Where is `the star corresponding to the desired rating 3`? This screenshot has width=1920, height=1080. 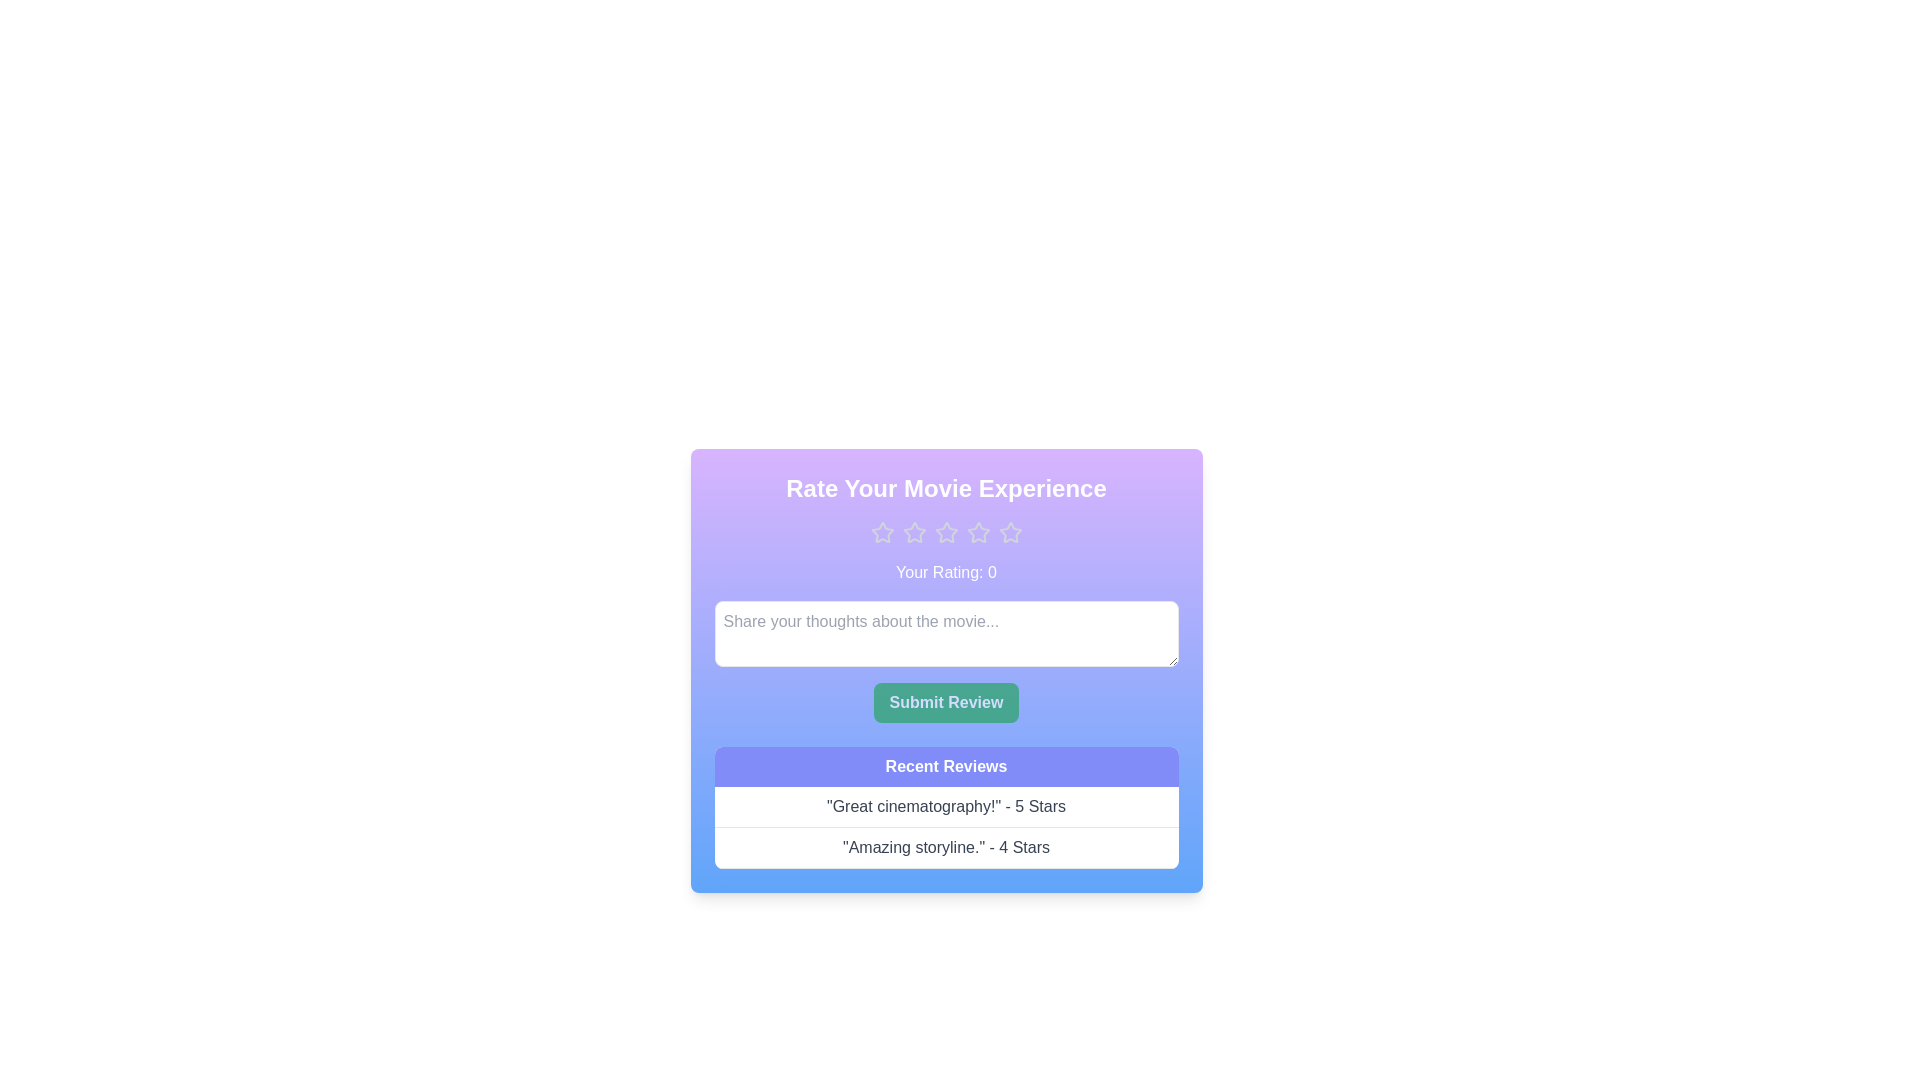
the star corresponding to the desired rating 3 is located at coordinates (945, 531).